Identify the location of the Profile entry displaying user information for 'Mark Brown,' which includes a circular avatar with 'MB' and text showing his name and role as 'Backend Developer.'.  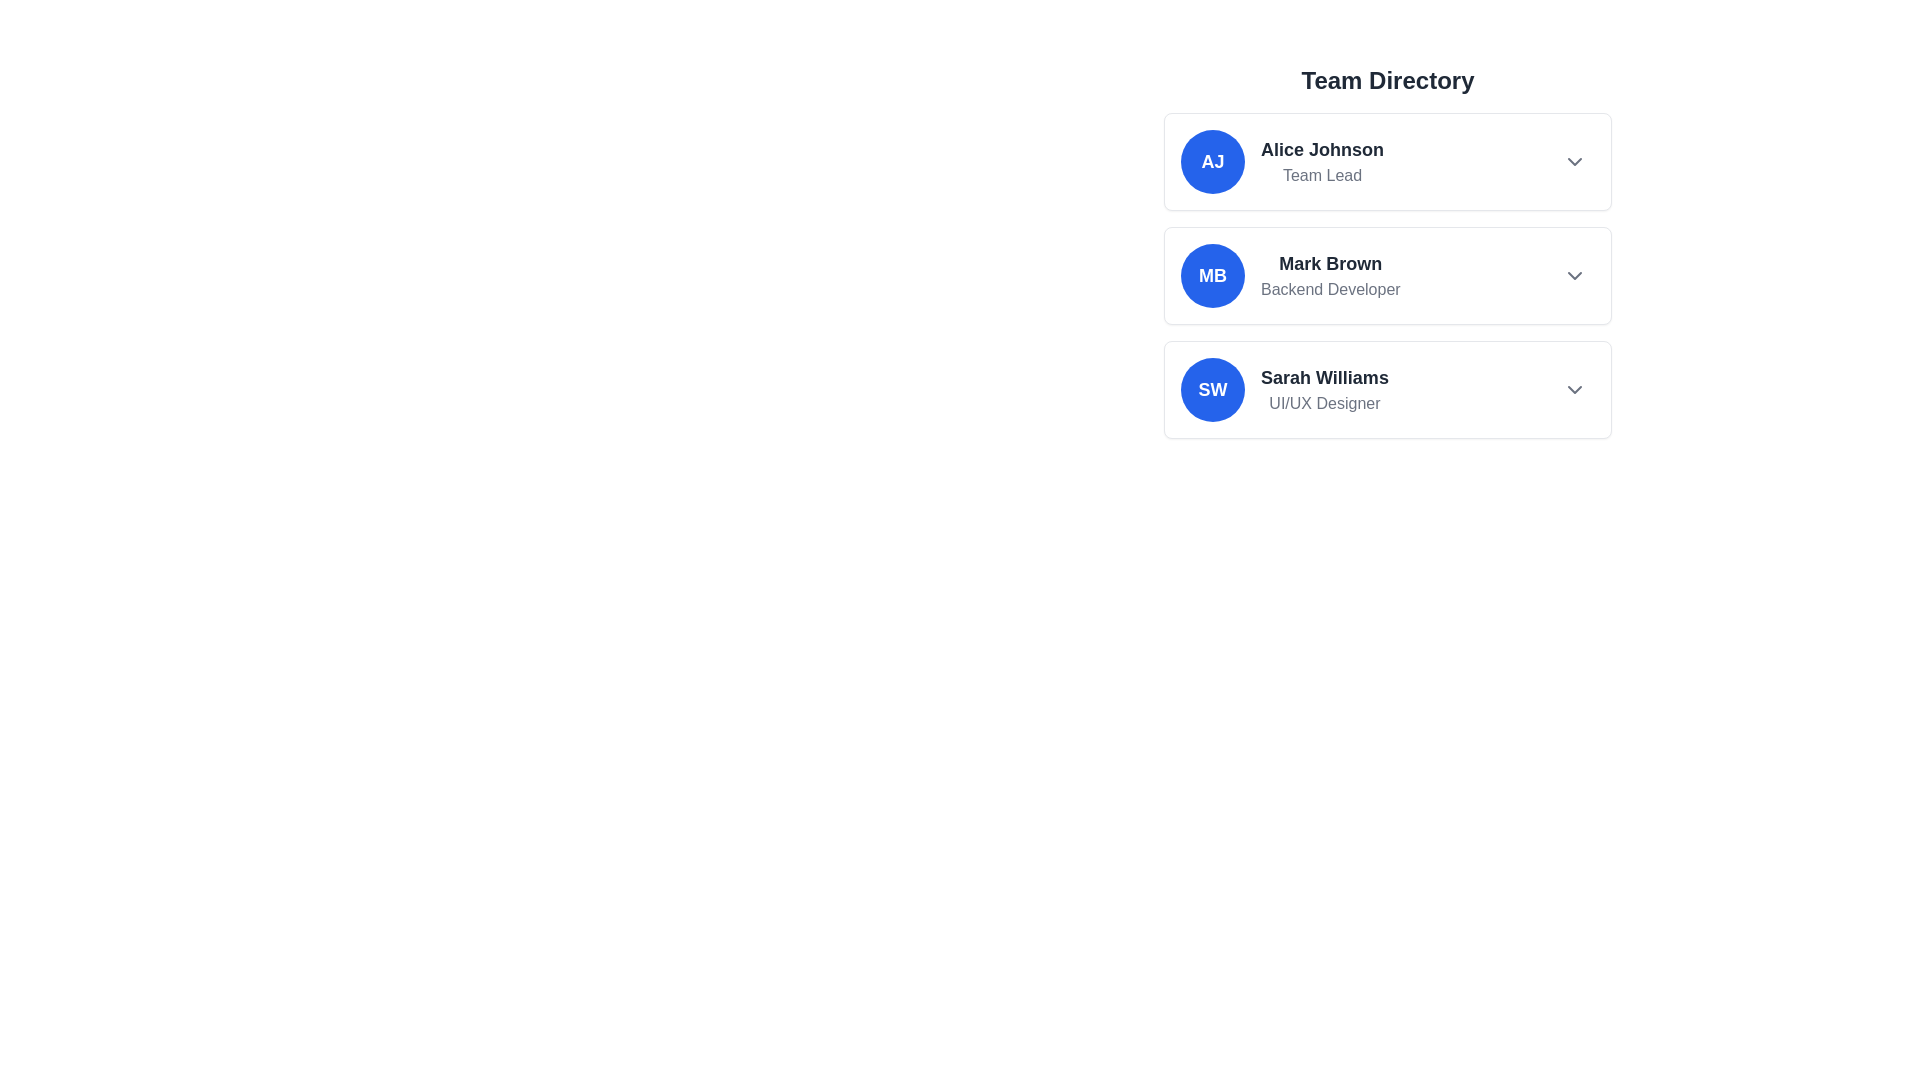
(1290, 276).